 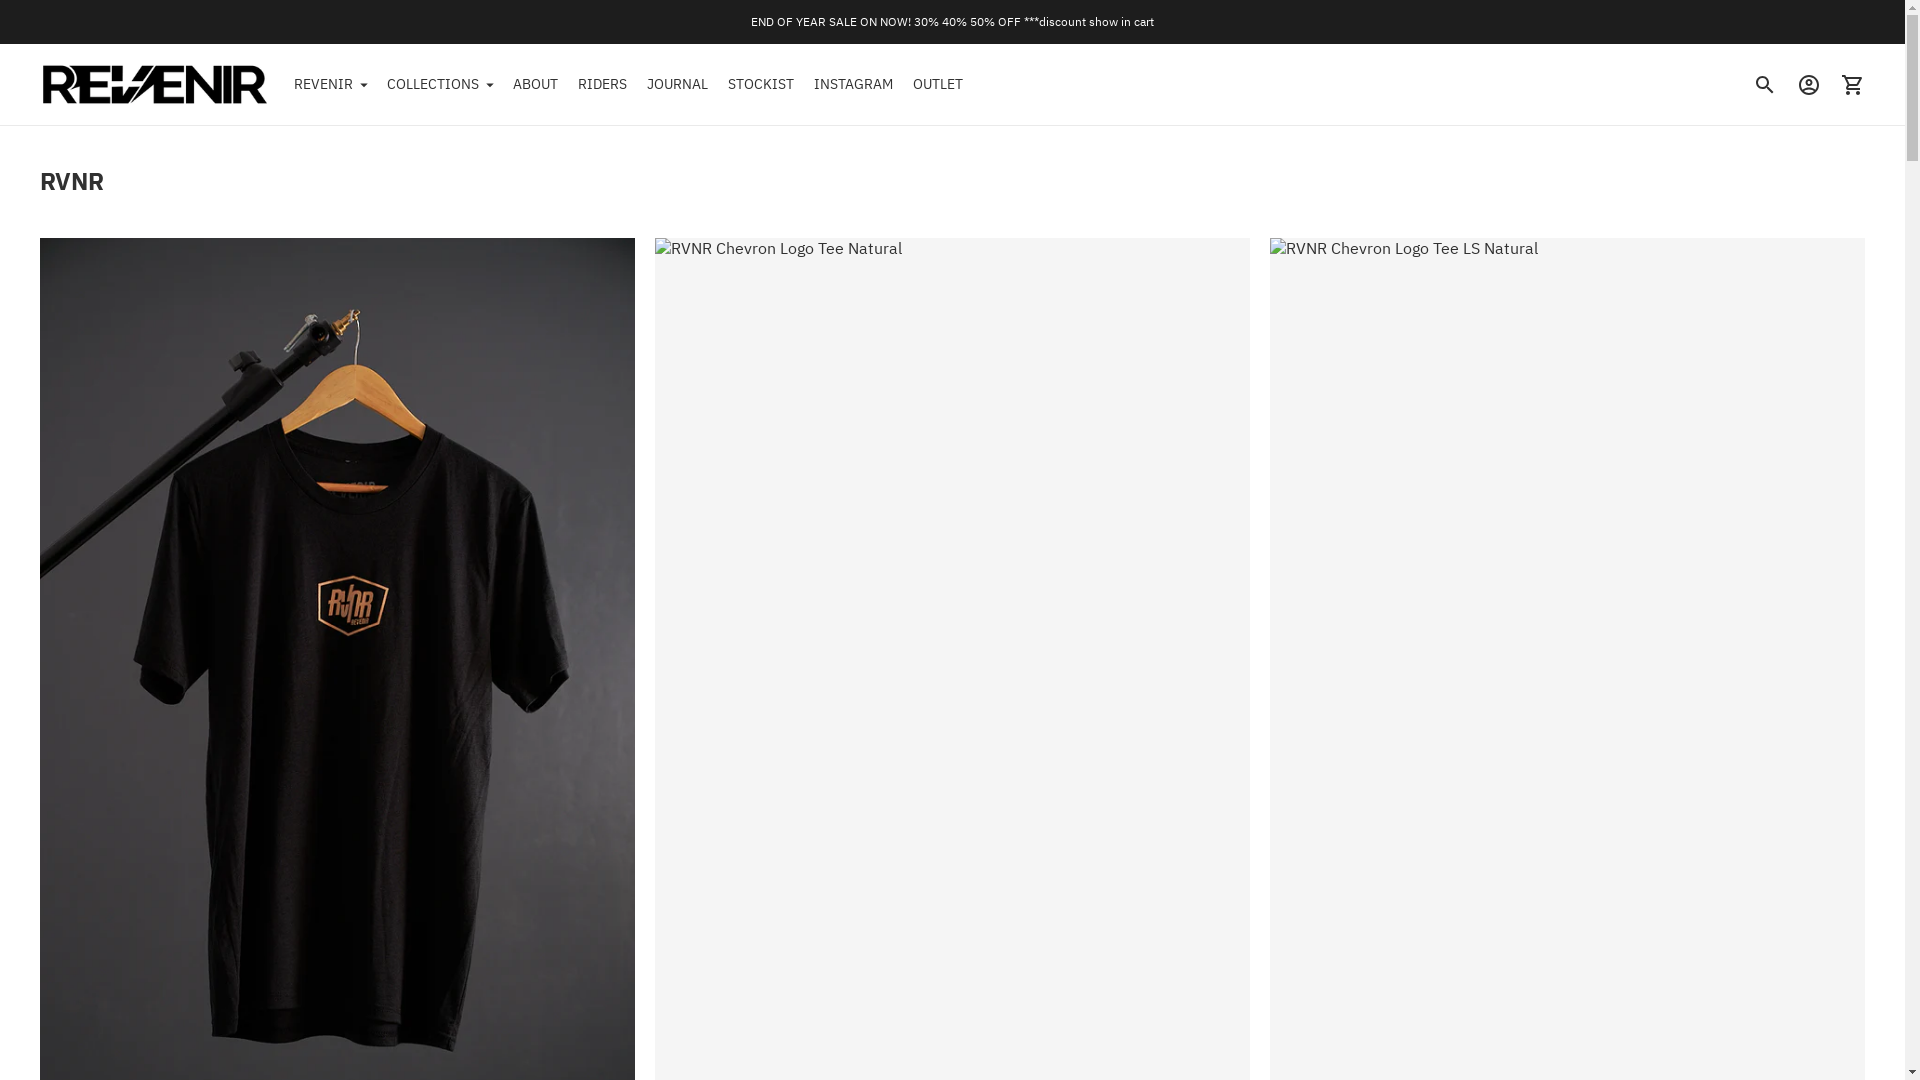 What do you see at coordinates (760, 83) in the screenshot?
I see `'STOCKIST'` at bounding box center [760, 83].